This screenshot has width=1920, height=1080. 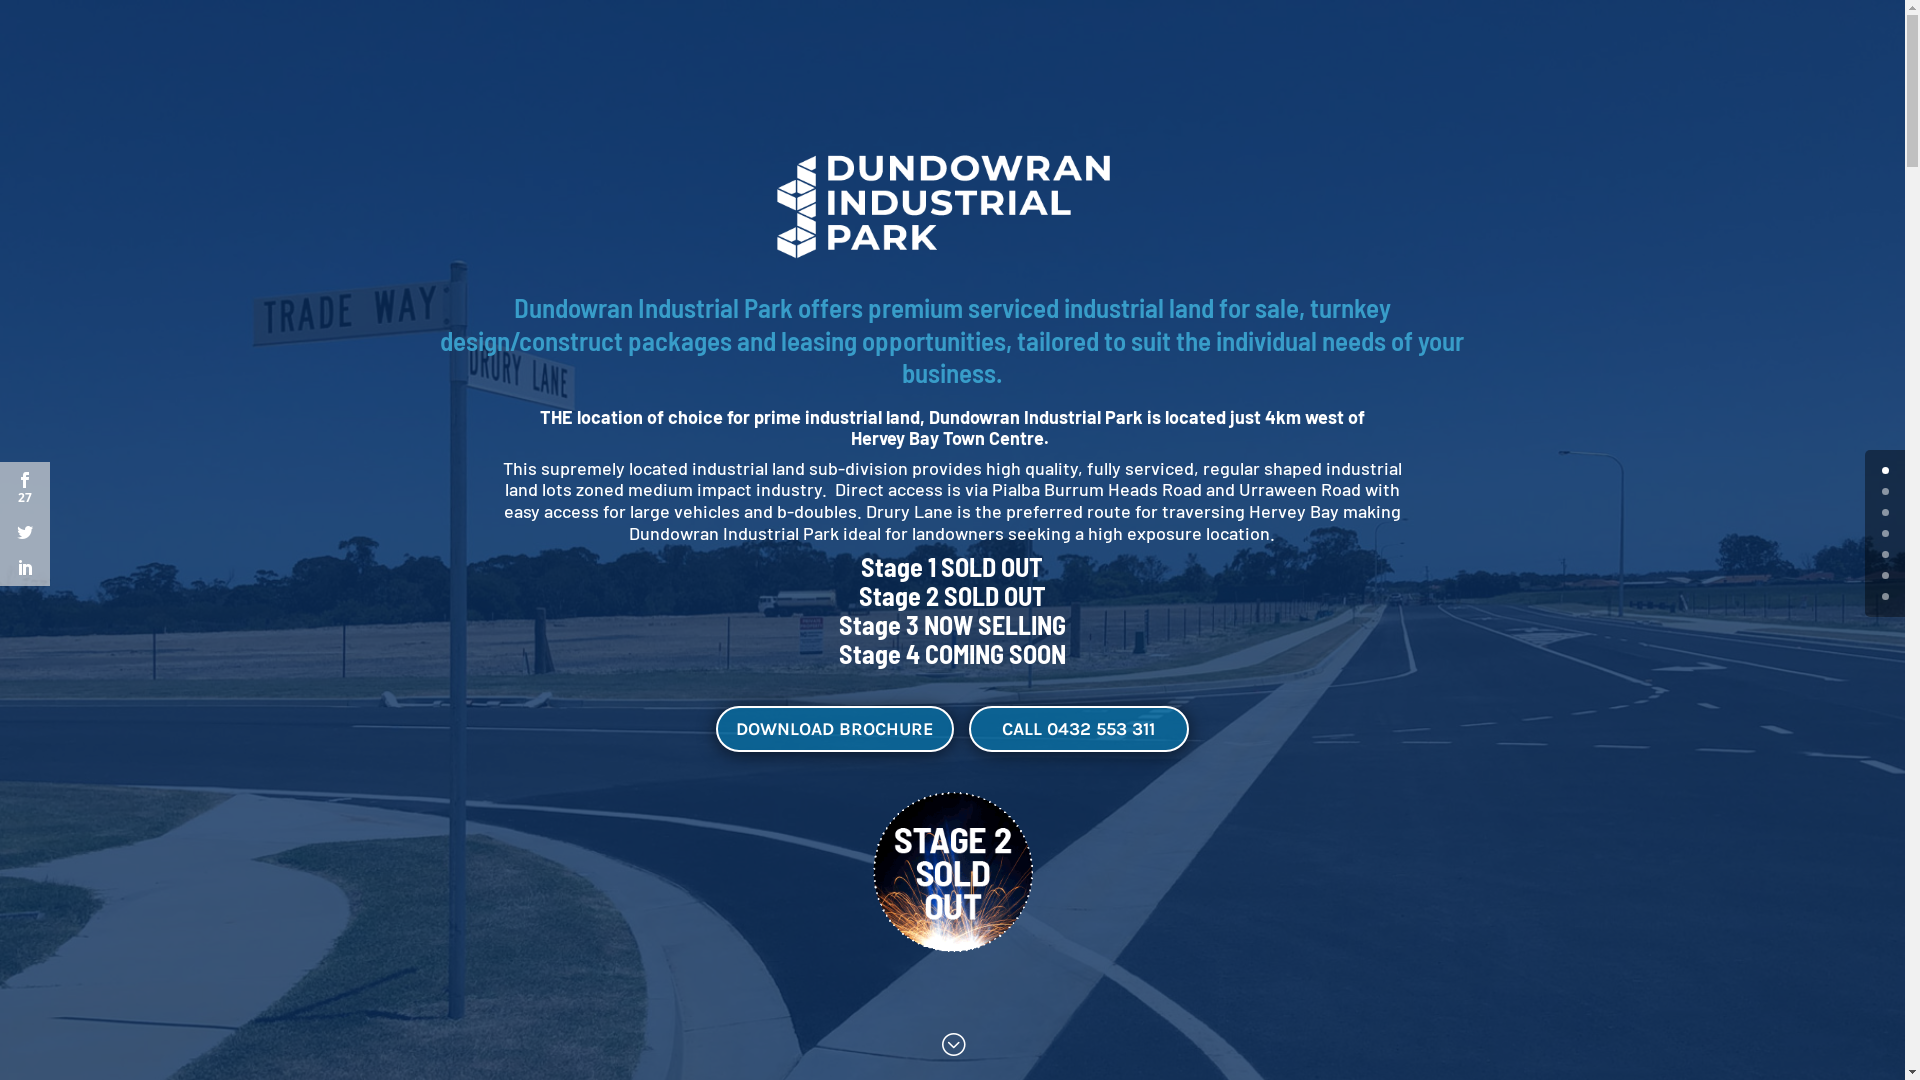 I want to click on '6', so click(x=1884, y=595).